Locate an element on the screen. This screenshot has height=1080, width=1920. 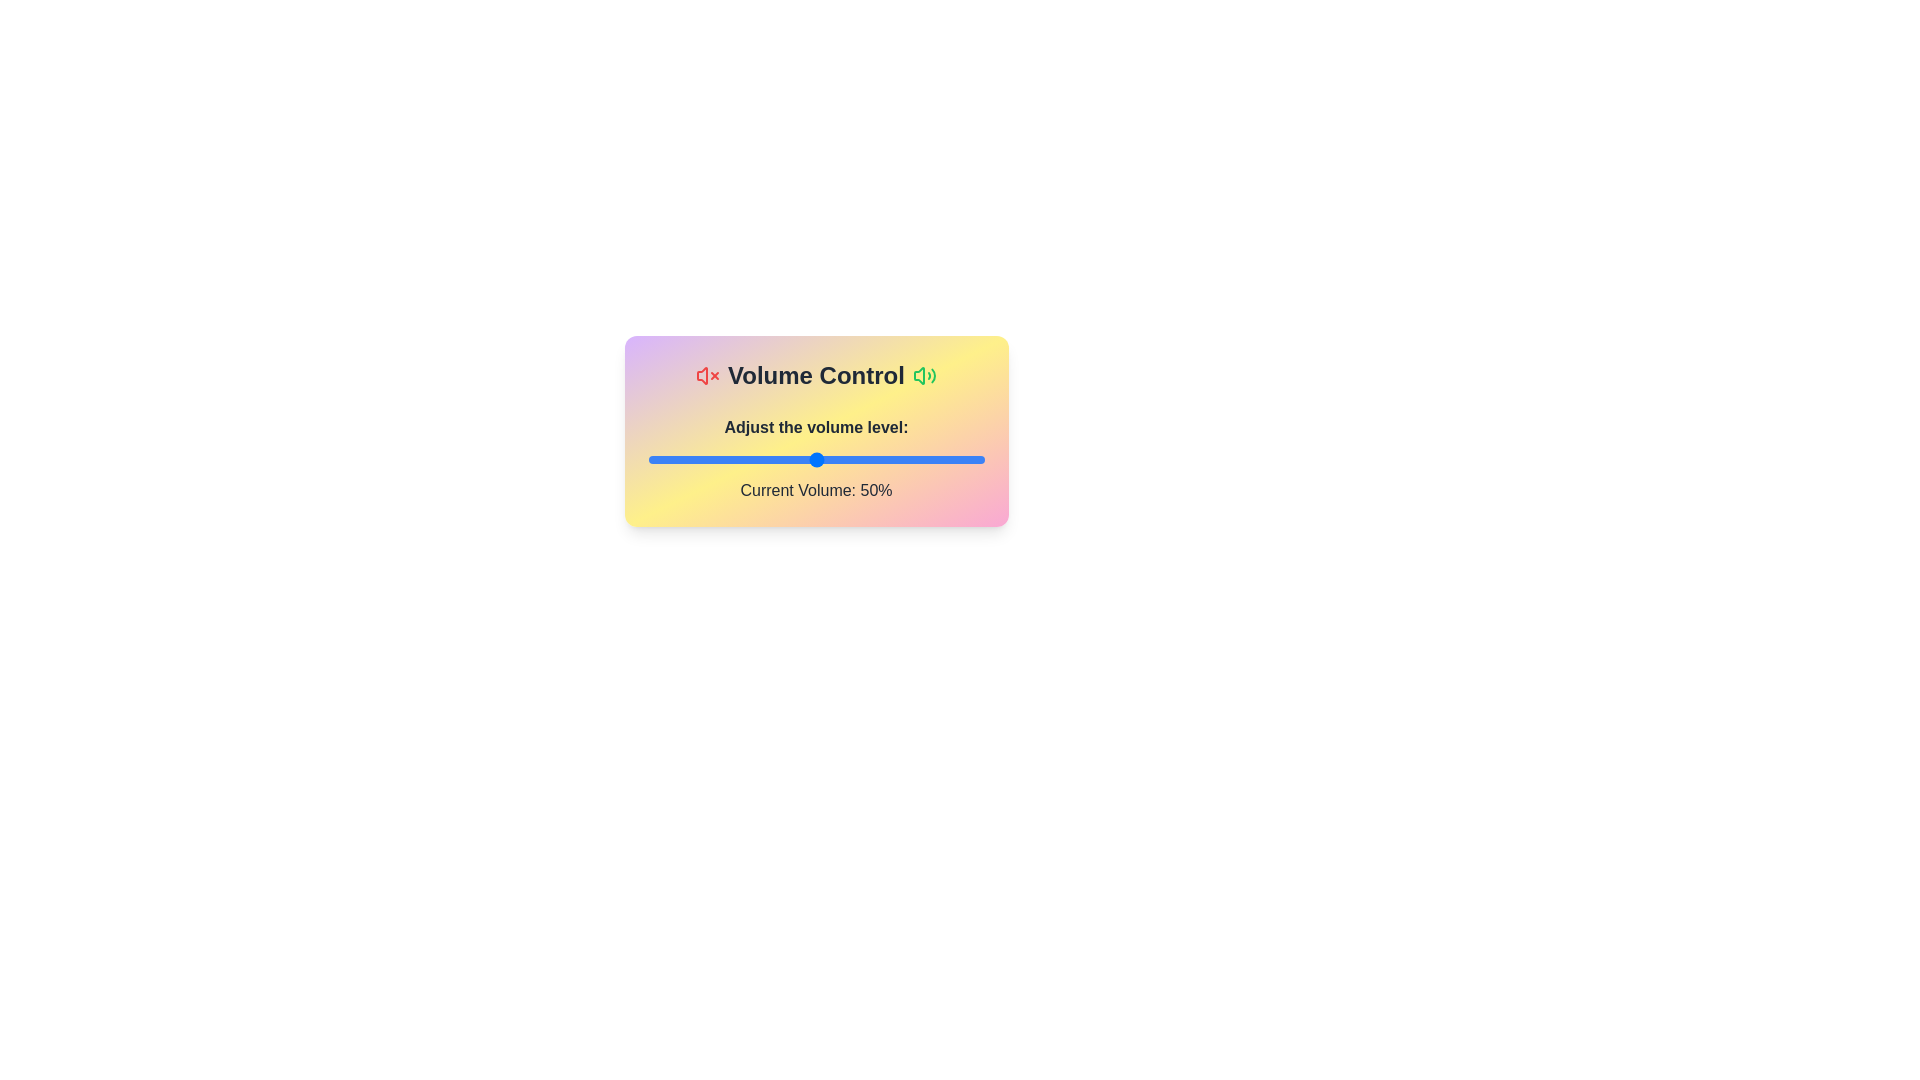
the unmute volume icon is located at coordinates (923, 375).